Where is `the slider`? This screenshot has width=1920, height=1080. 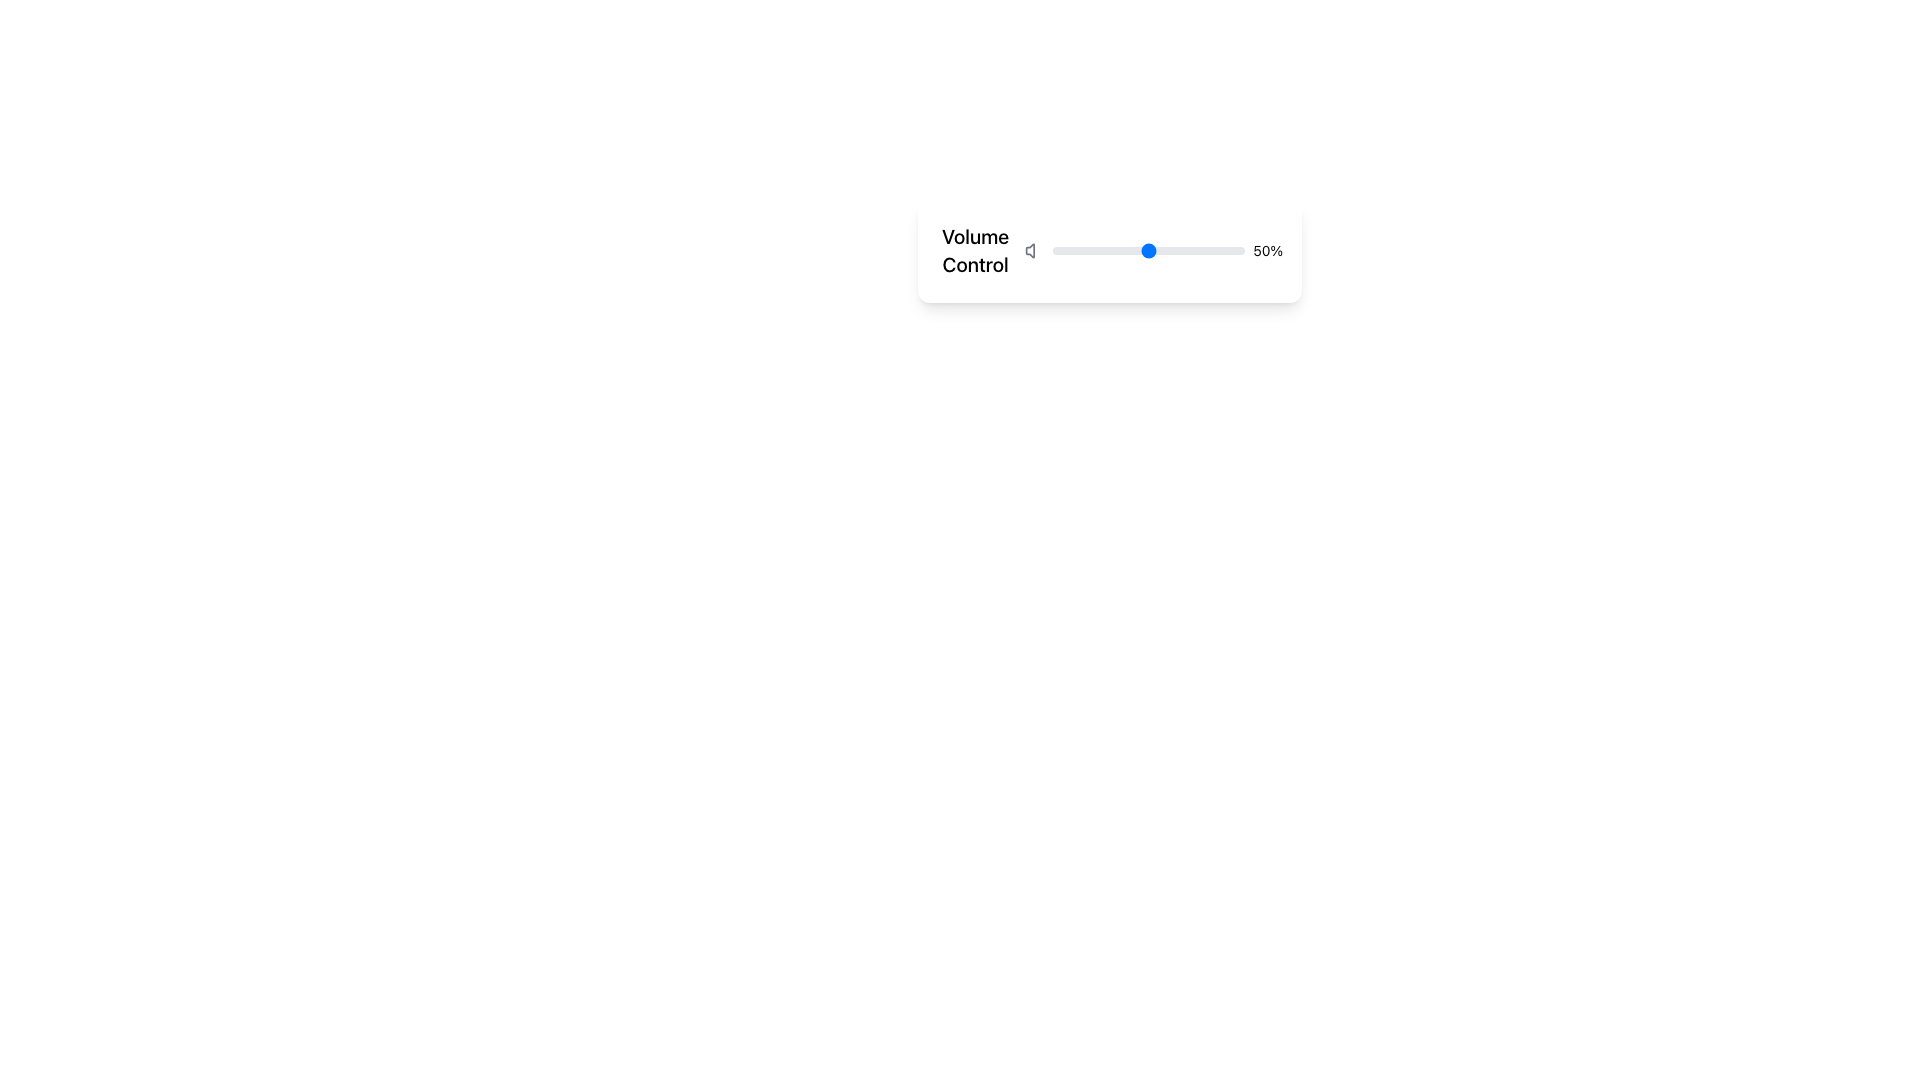 the slider is located at coordinates (1176, 249).